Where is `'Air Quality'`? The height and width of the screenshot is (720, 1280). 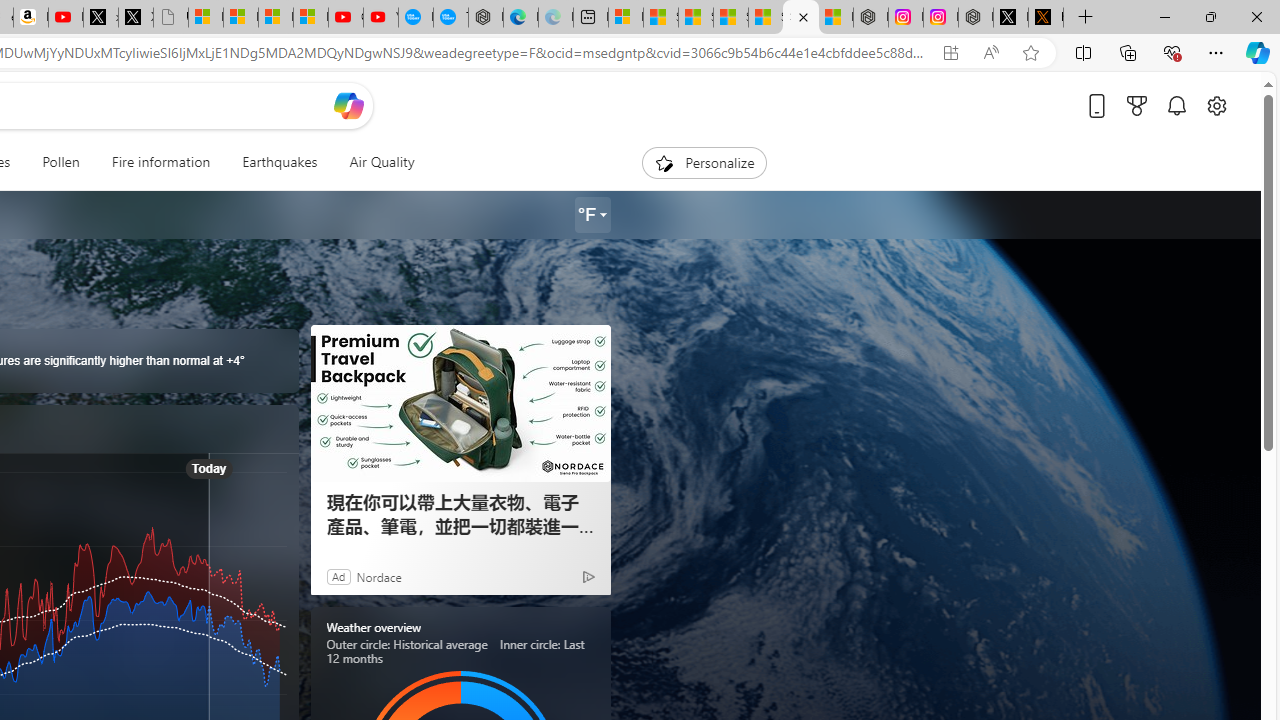 'Air Quality' is located at coordinates (373, 162).